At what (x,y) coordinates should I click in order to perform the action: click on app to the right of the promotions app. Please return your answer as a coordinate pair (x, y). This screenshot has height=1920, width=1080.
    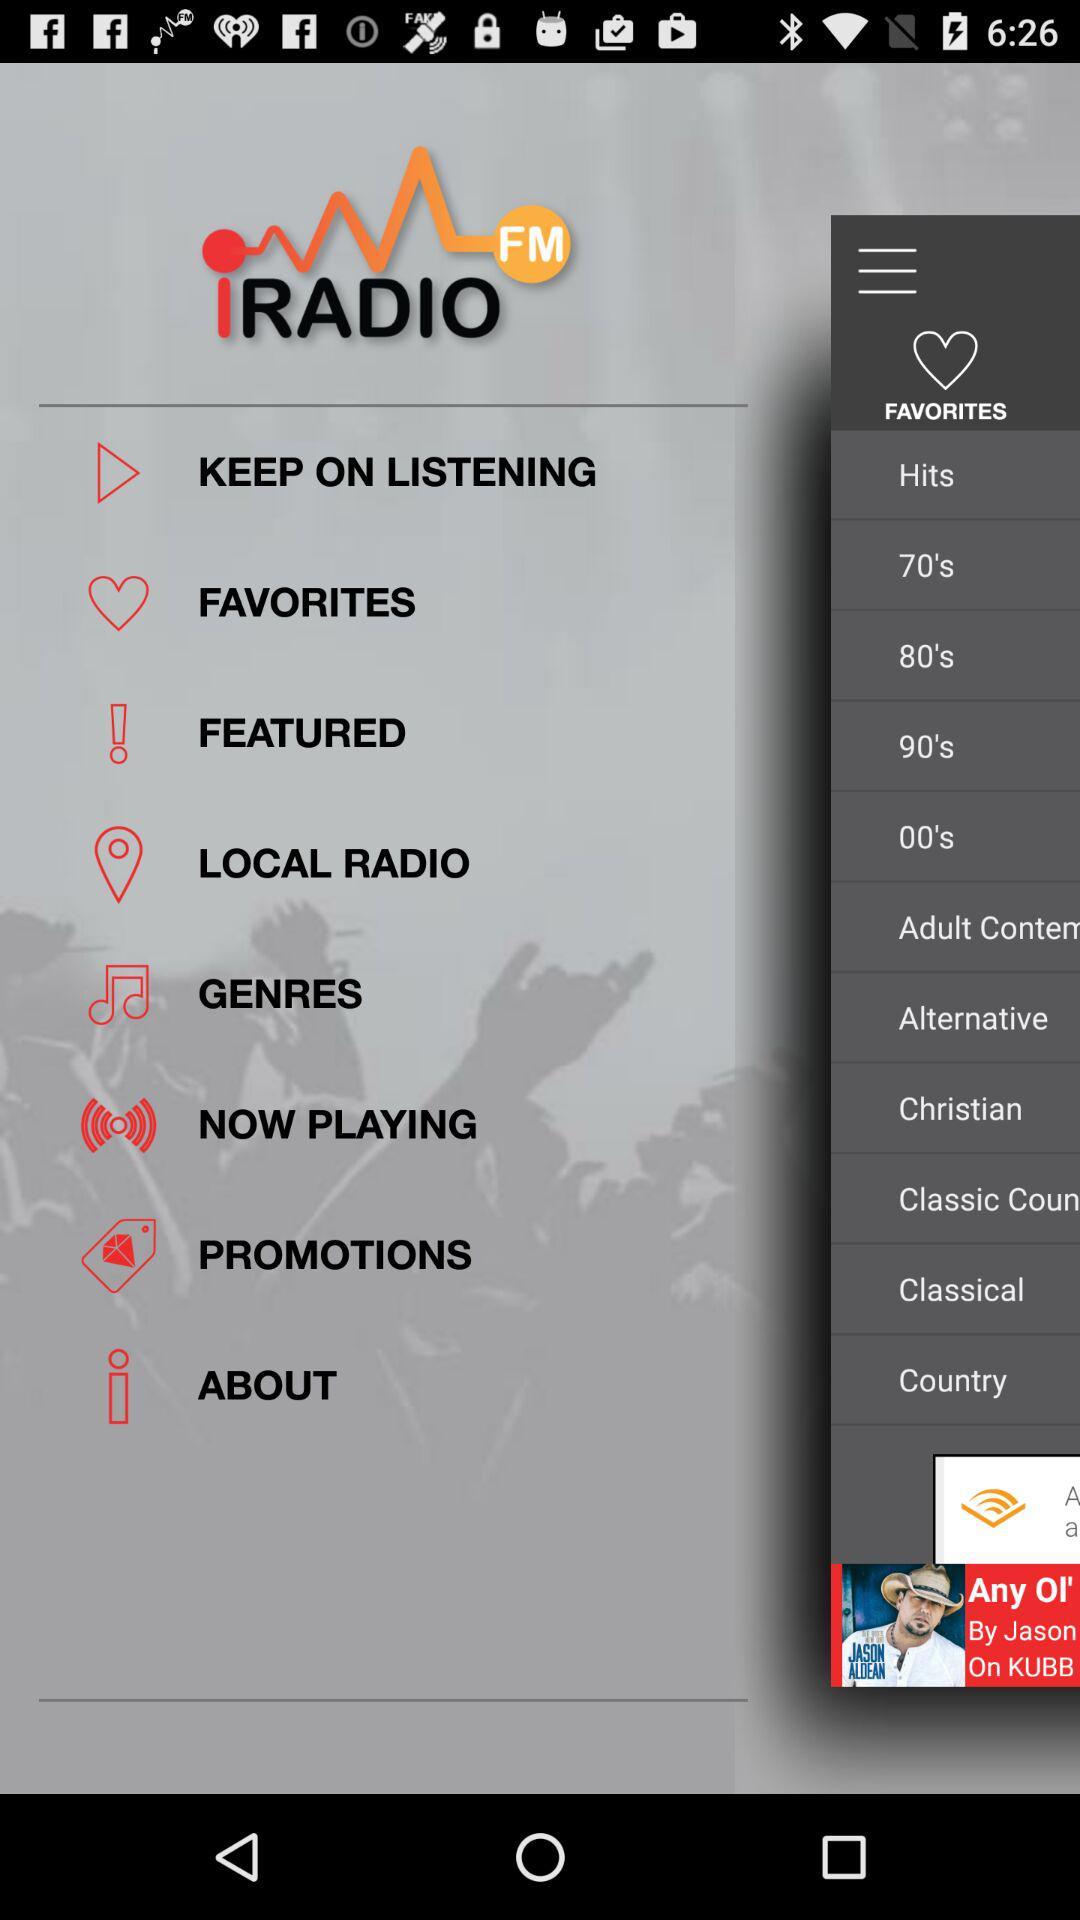
    Looking at the image, I should click on (982, 1288).